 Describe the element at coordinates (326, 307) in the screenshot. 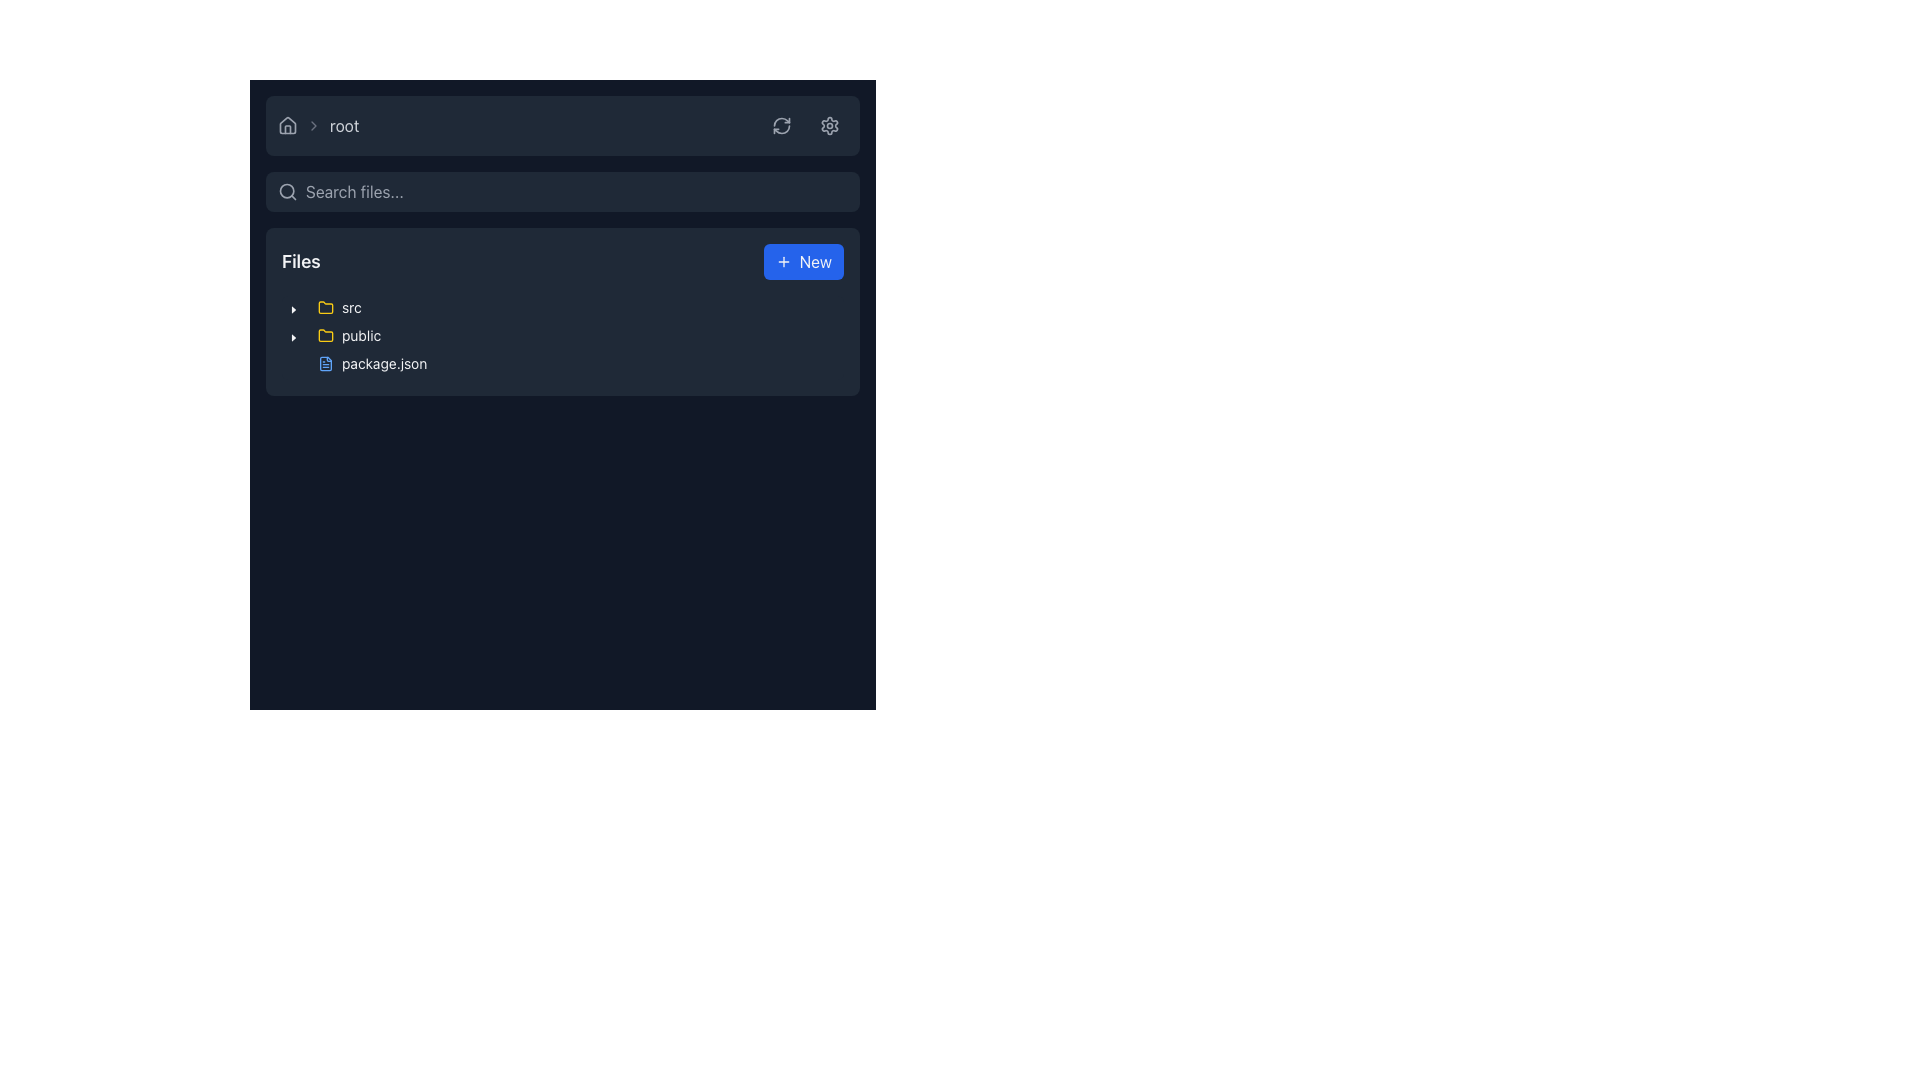

I see `the folder icon representing the 'public' directory located within the 'Files' section` at that location.